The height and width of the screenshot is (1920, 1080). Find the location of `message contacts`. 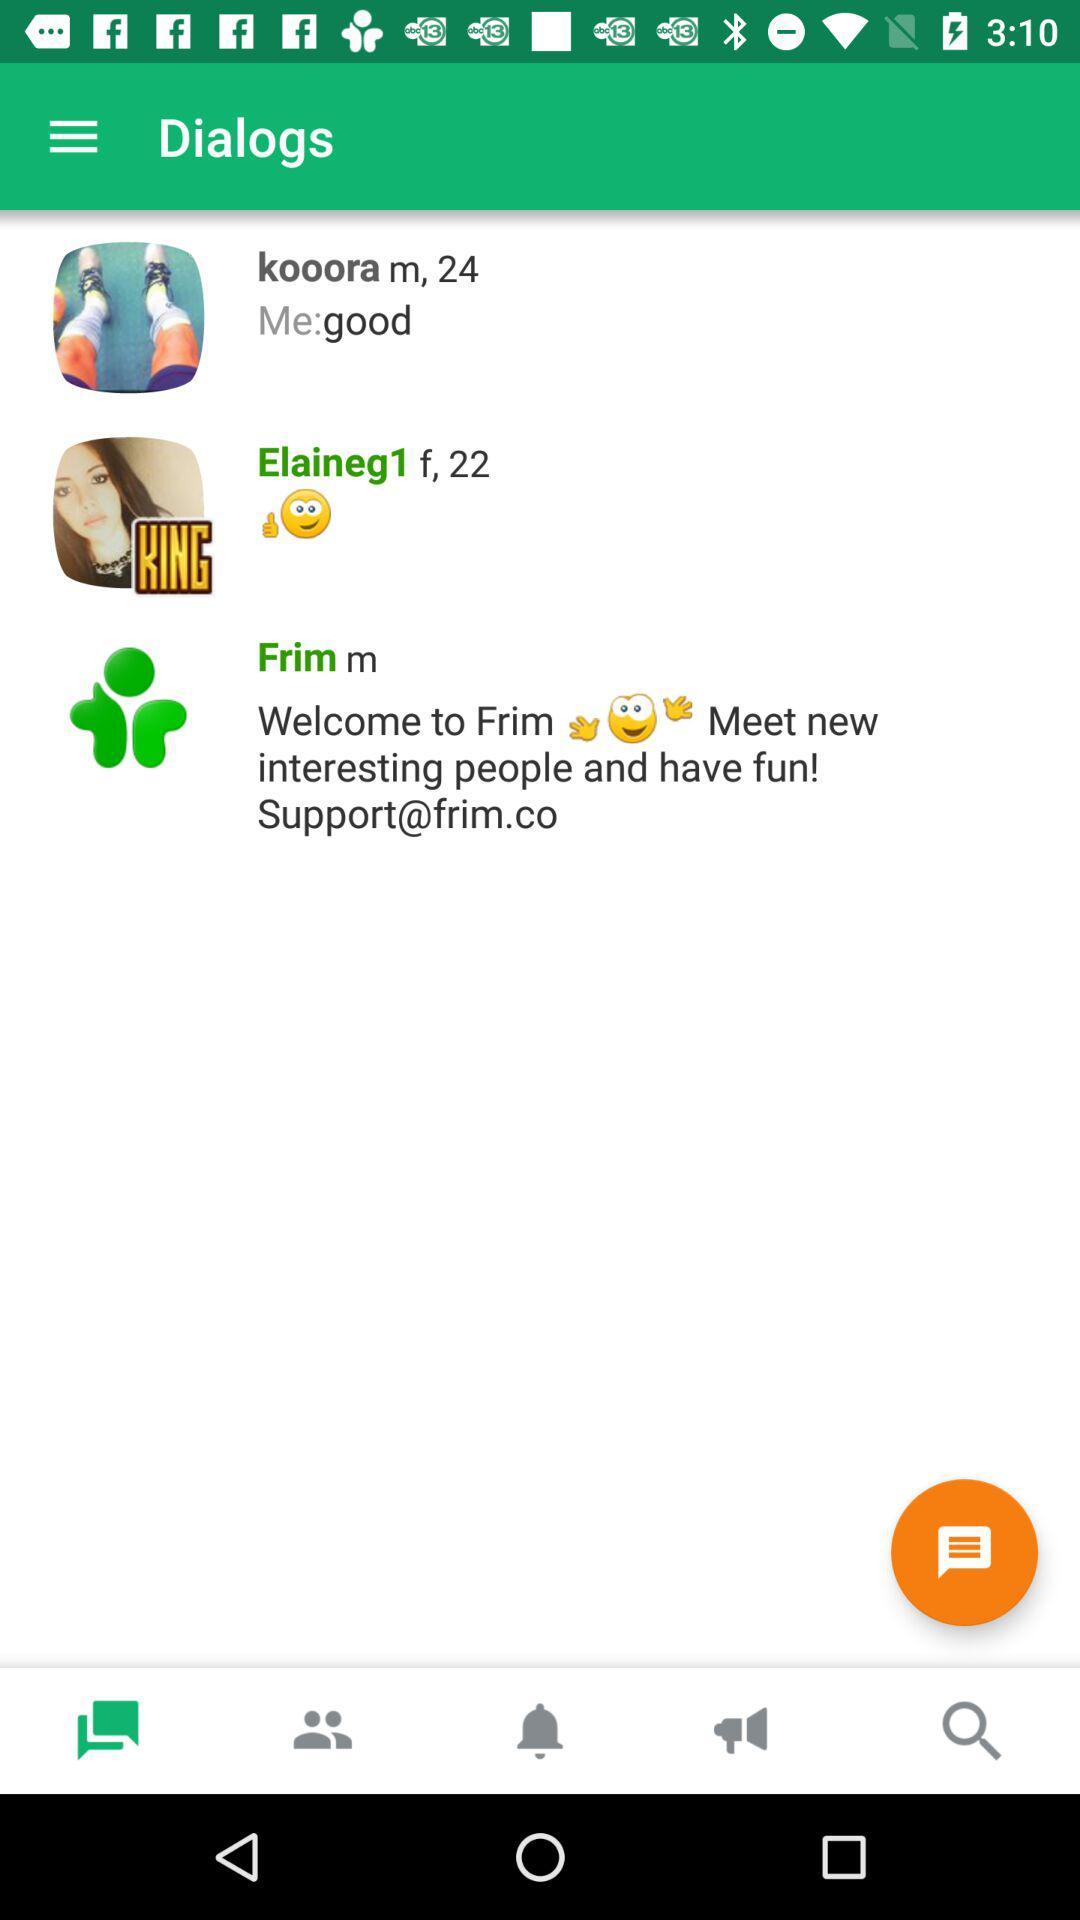

message contacts is located at coordinates (963, 1551).